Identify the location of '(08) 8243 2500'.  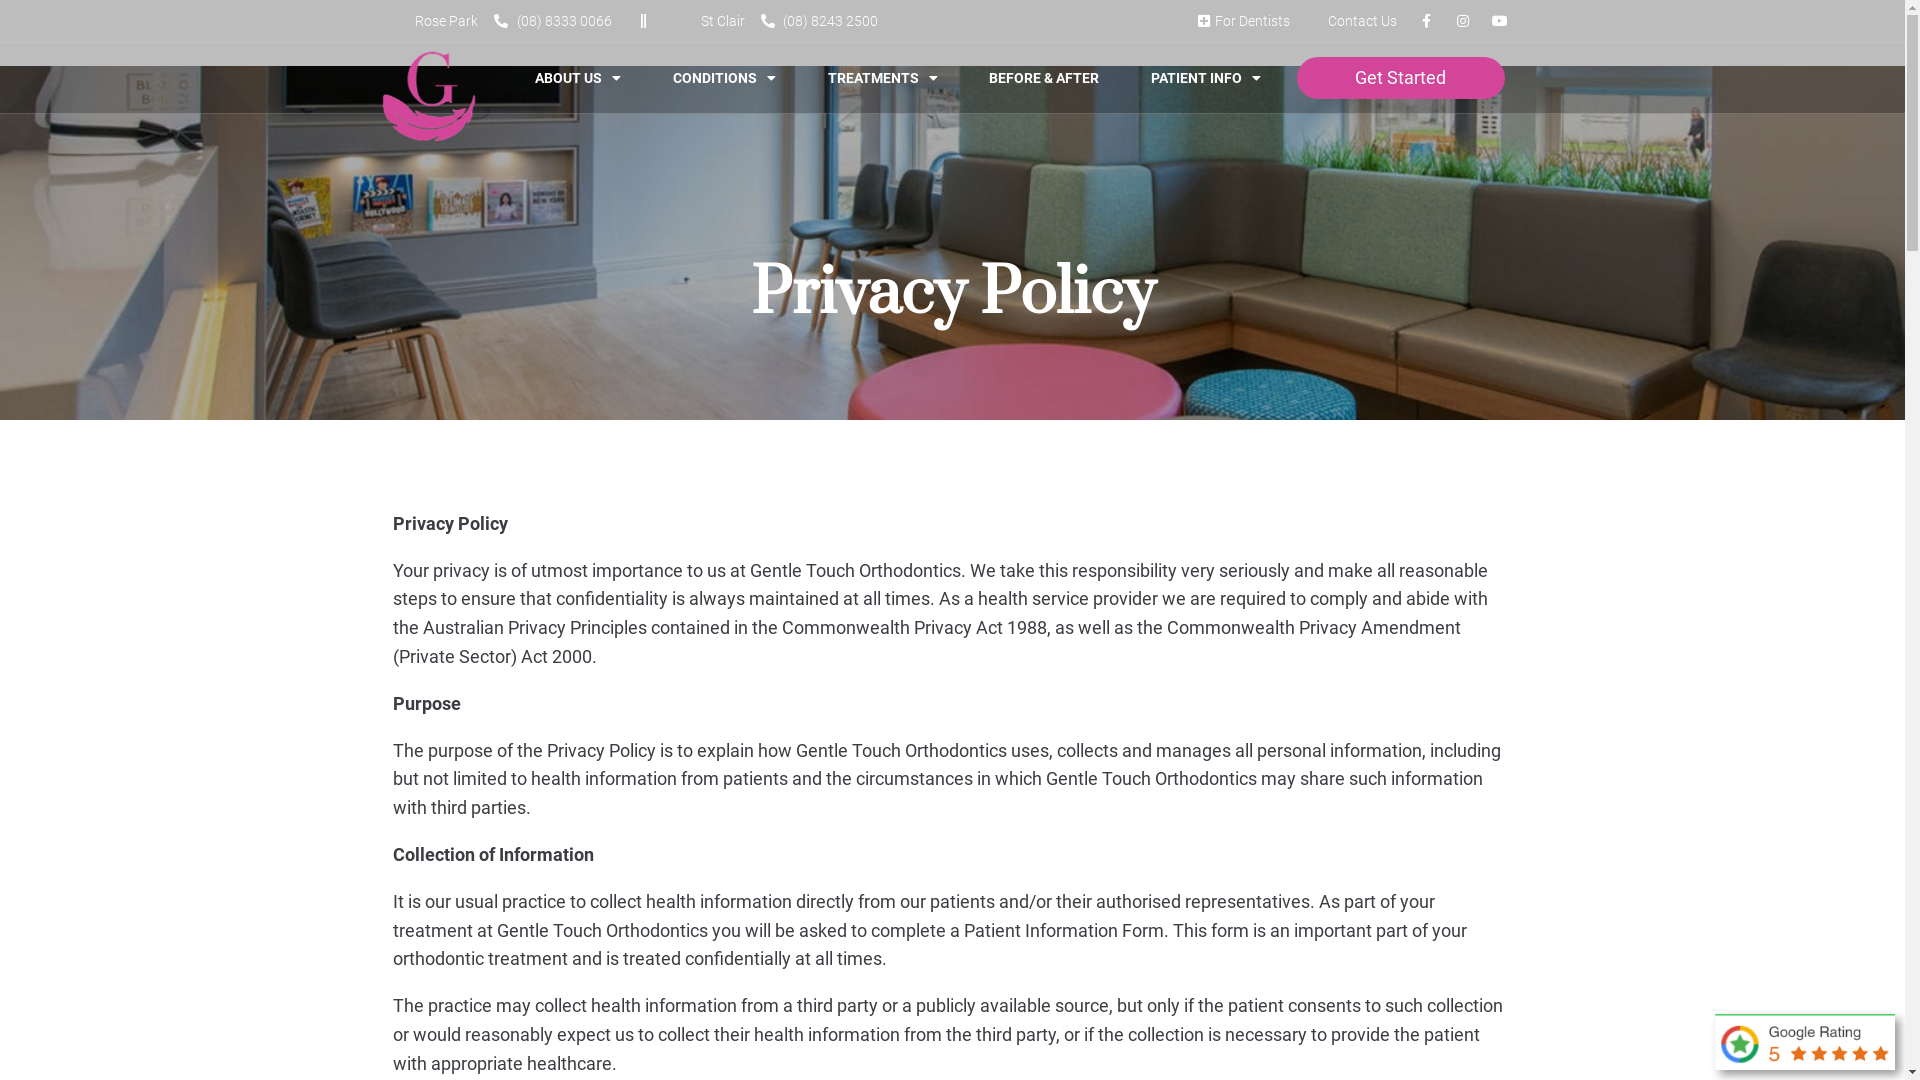
(819, 20).